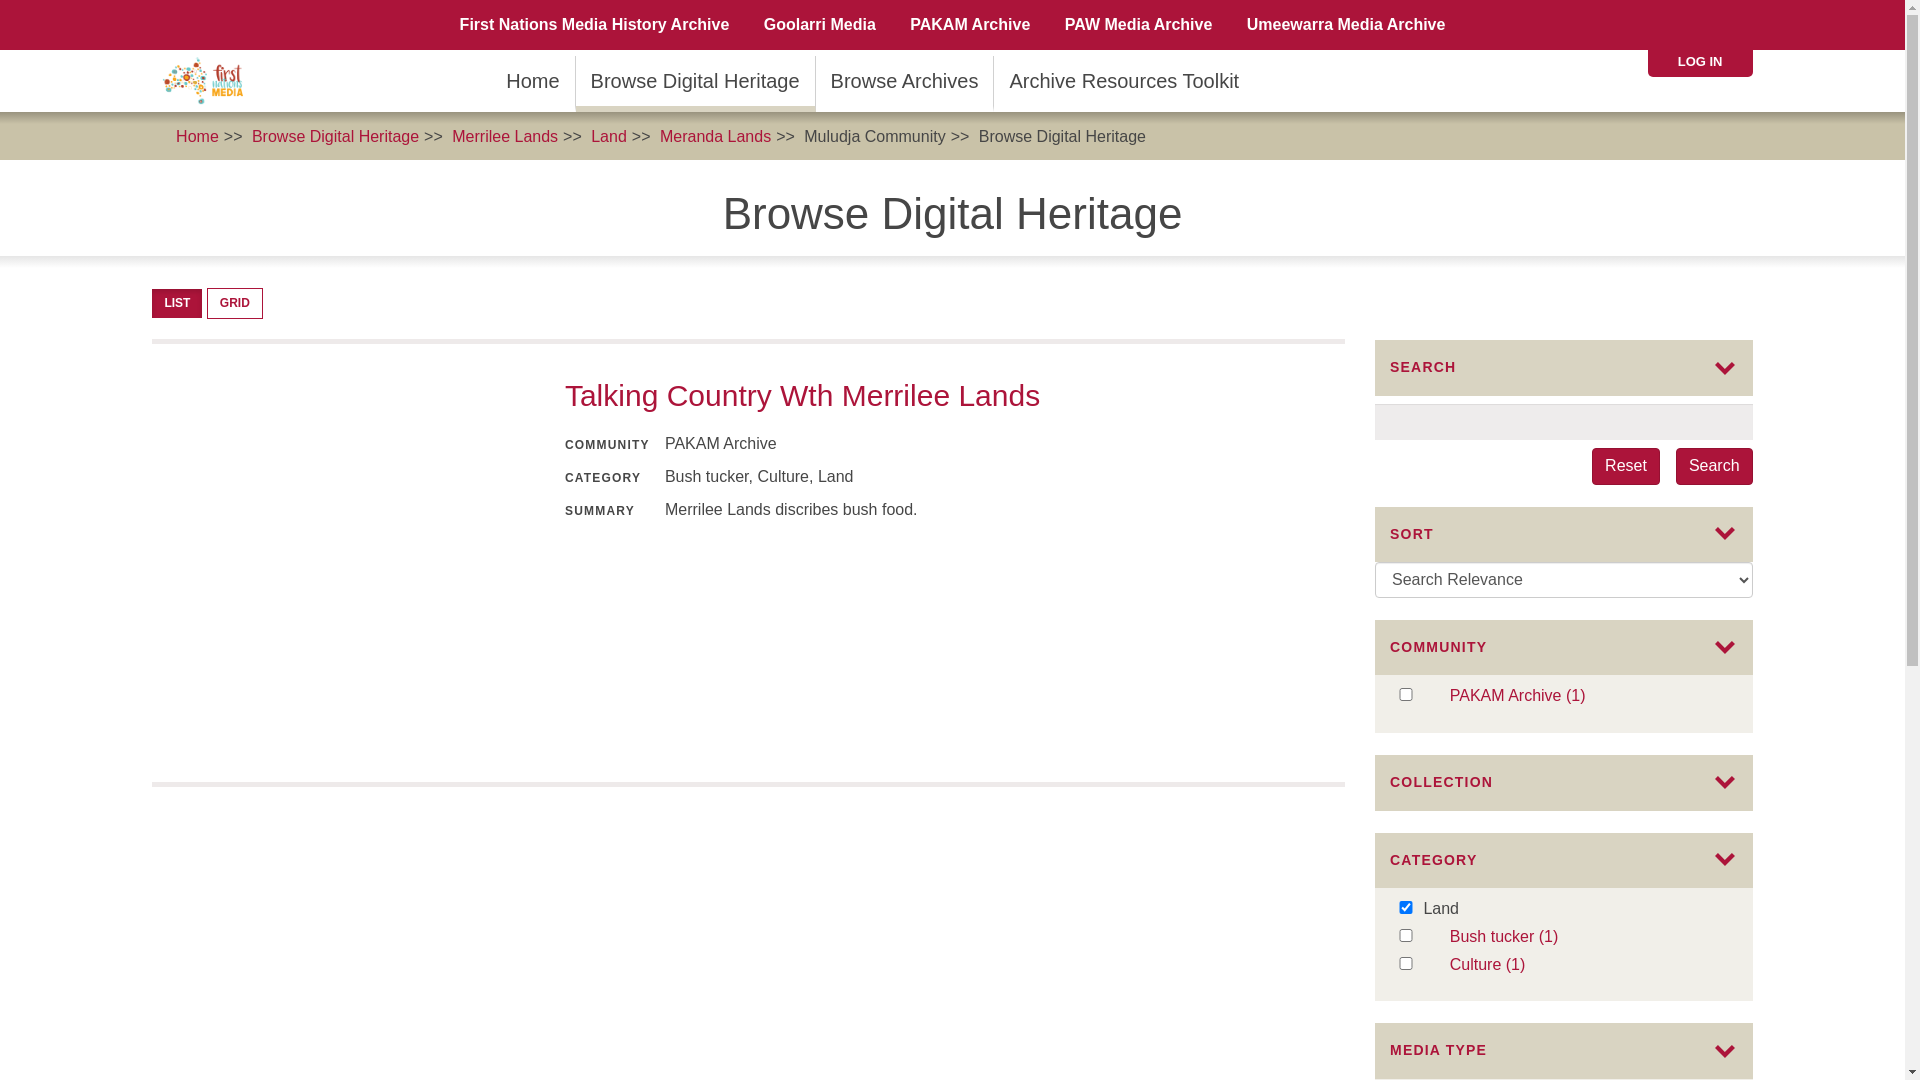  Describe the element at coordinates (904, 80) in the screenshot. I see `'Browse Archives'` at that location.